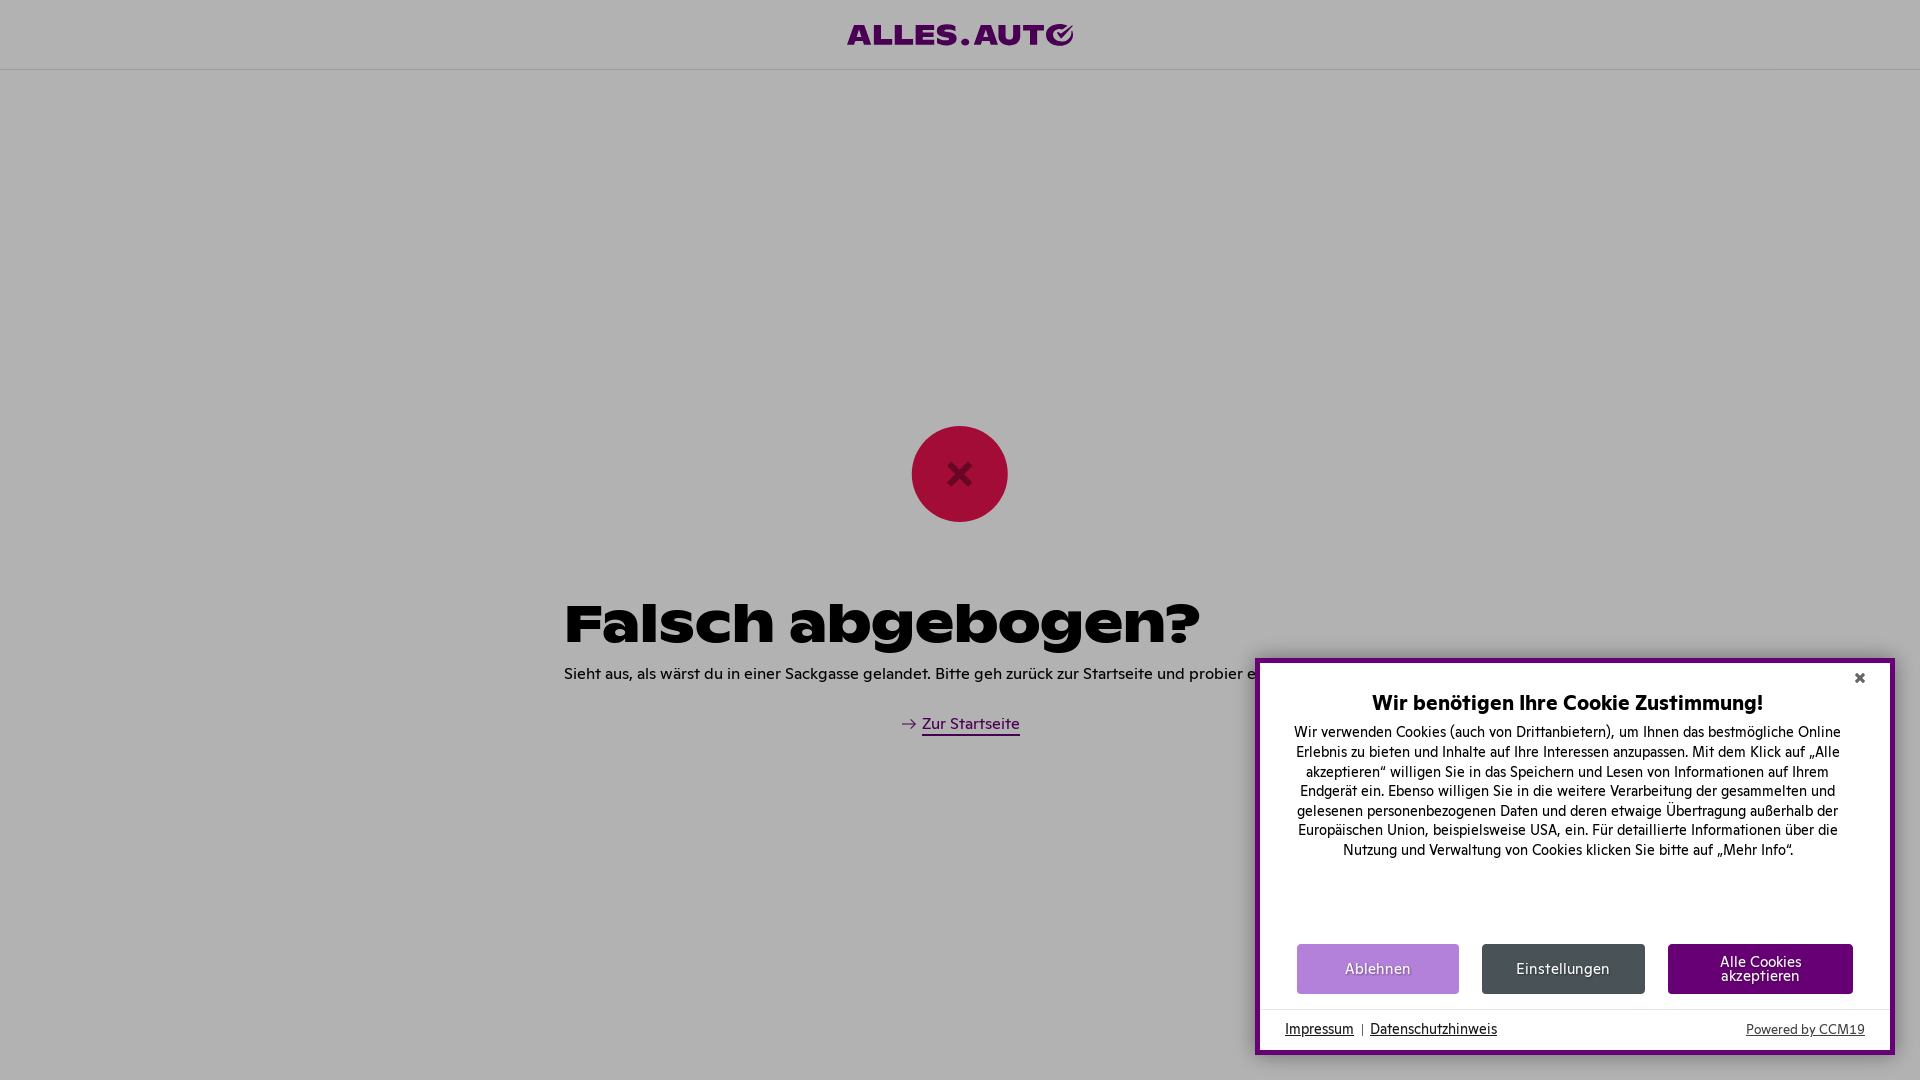  What do you see at coordinates (1843, 677) in the screenshot?
I see `'Close'` at bounding box center [1843, 677].